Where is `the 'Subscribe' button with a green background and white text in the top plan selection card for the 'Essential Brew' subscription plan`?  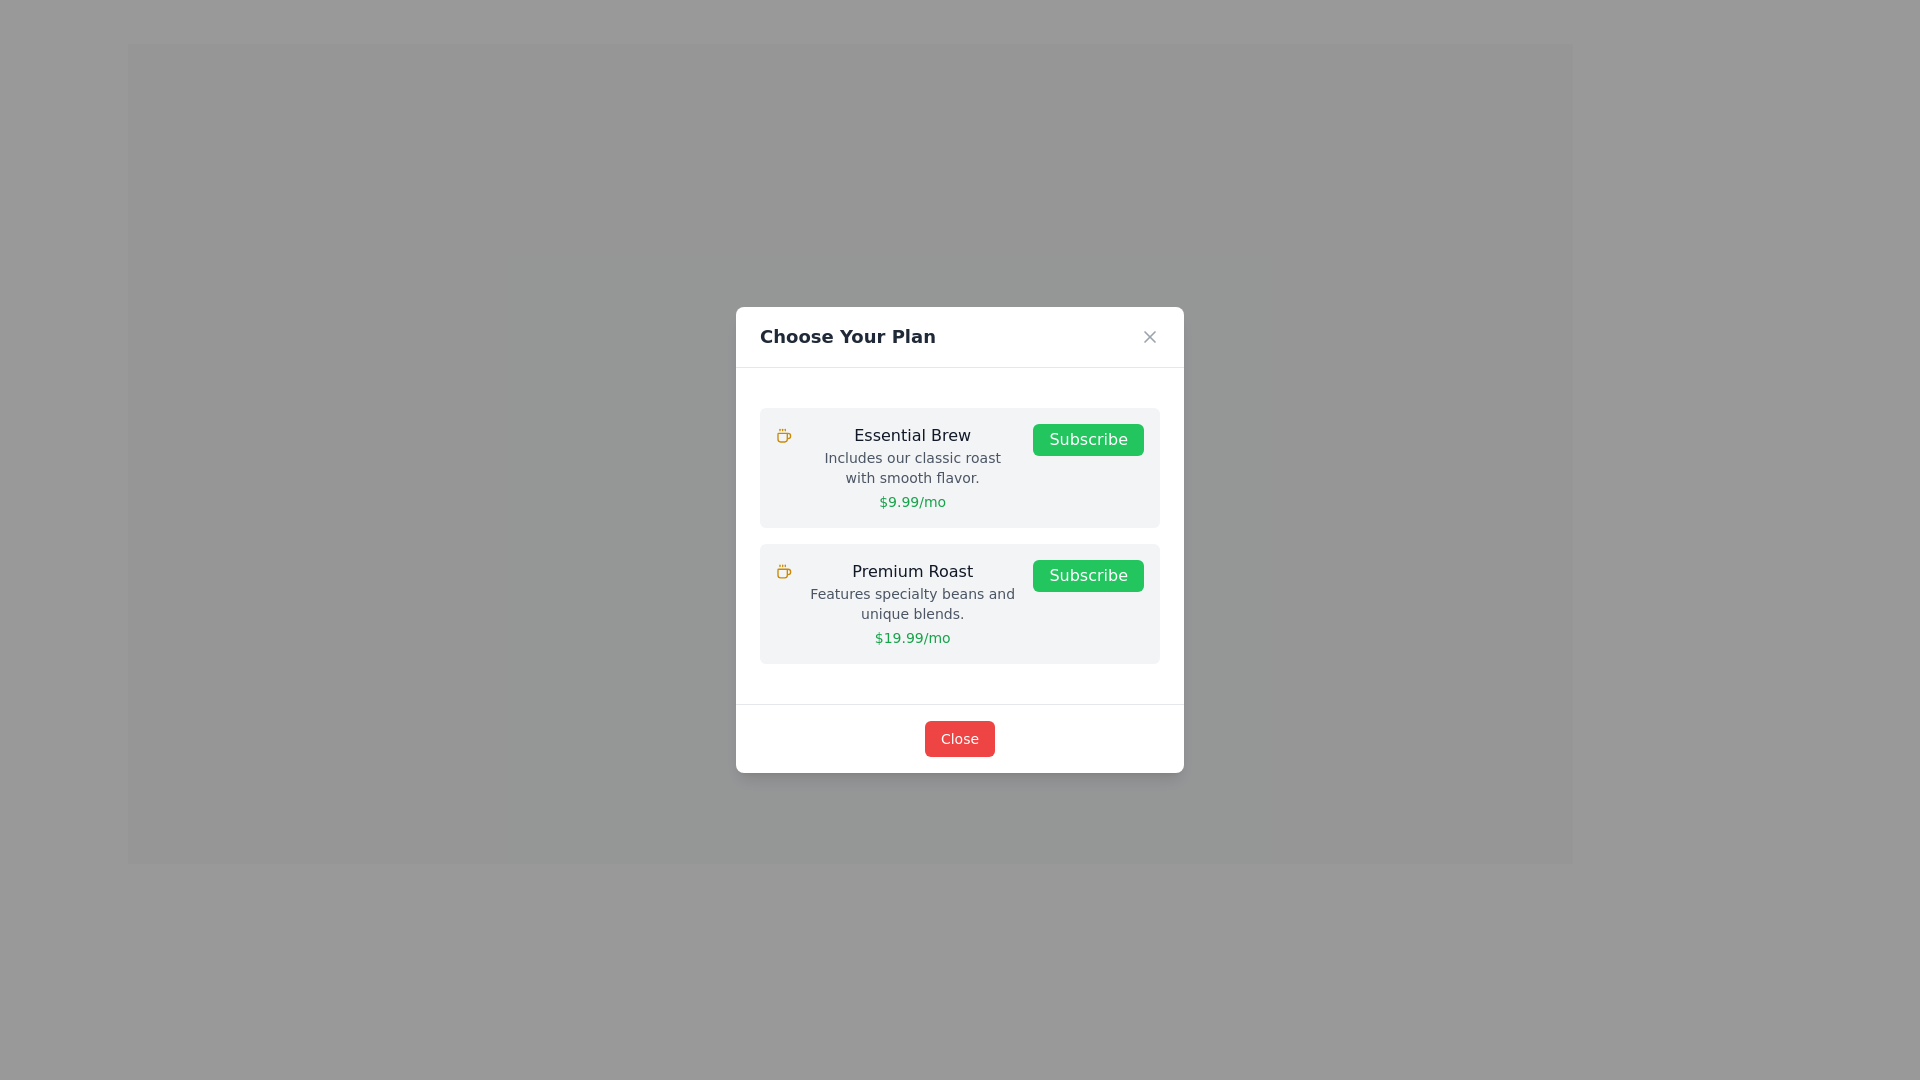 the 'Subscribe' button with a green background and white text in the top plan selection card for the 'Essential Brew' subscription plan is located at coordinates (1087, 438).